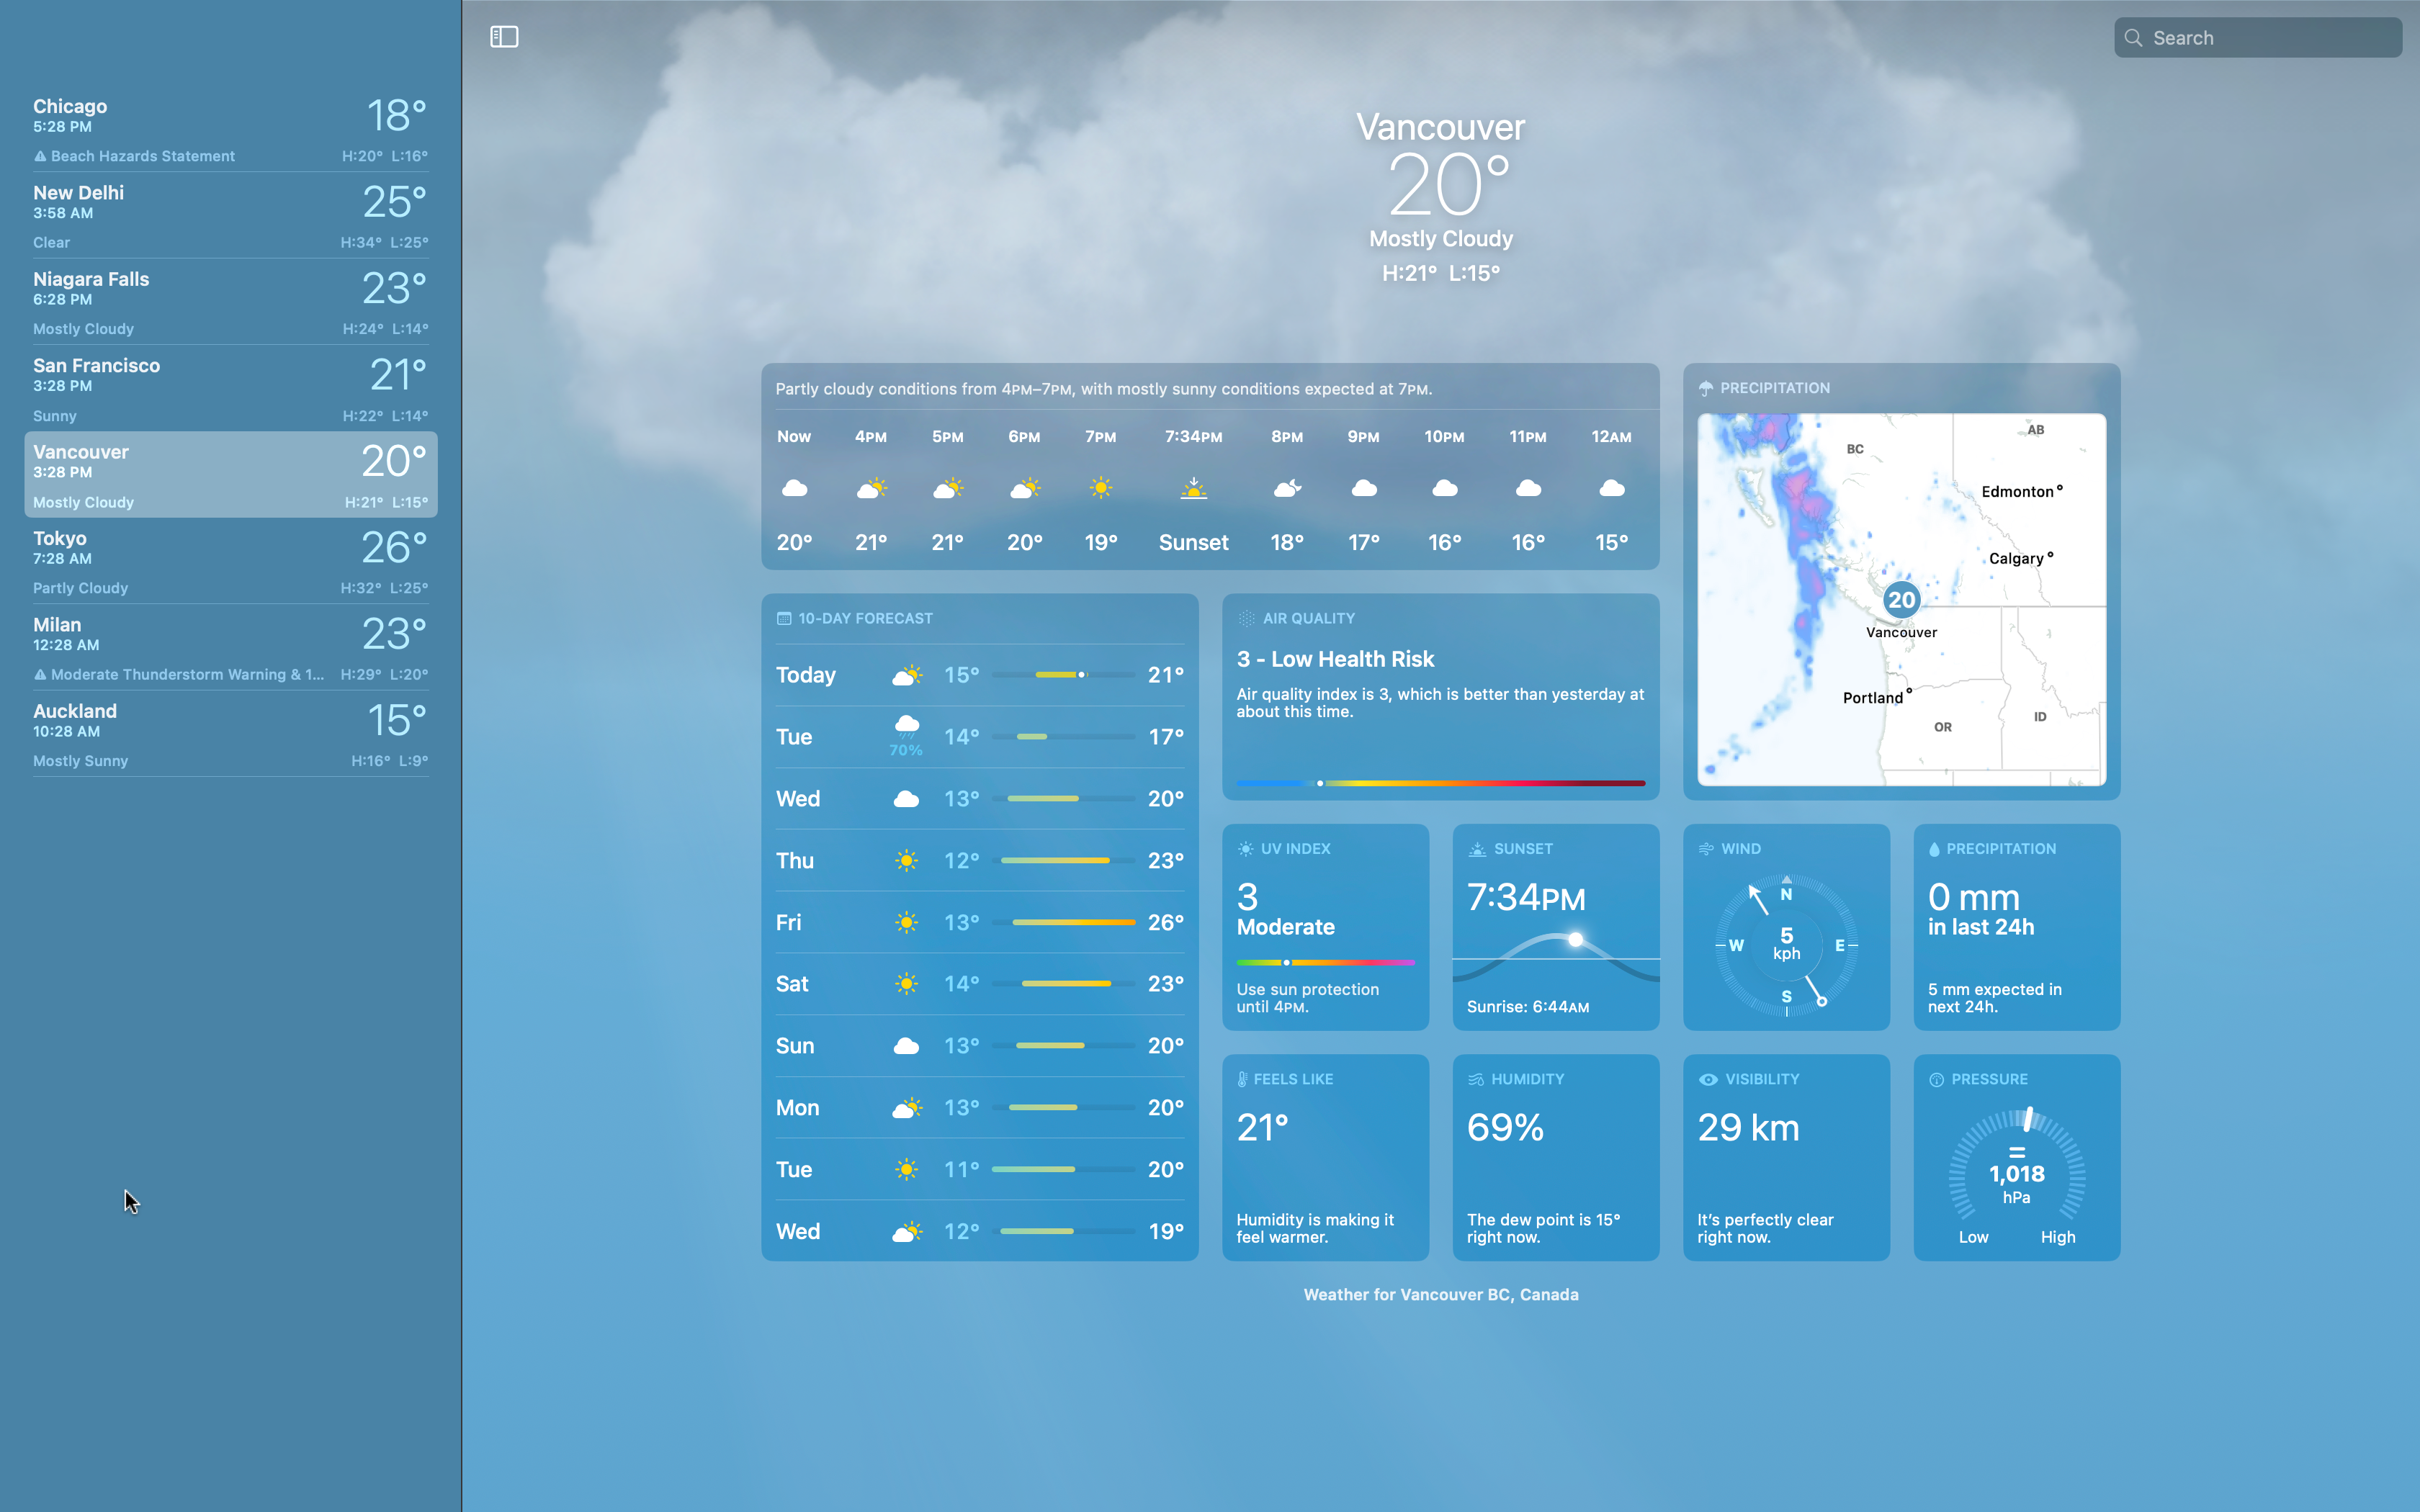 This screenshot has height=1512, width=2420. What do you see at coordinates (1326, 926) in the screenshot?
I see `Inspect UV levels in Vancouver` at bounding box center [1326, 926].